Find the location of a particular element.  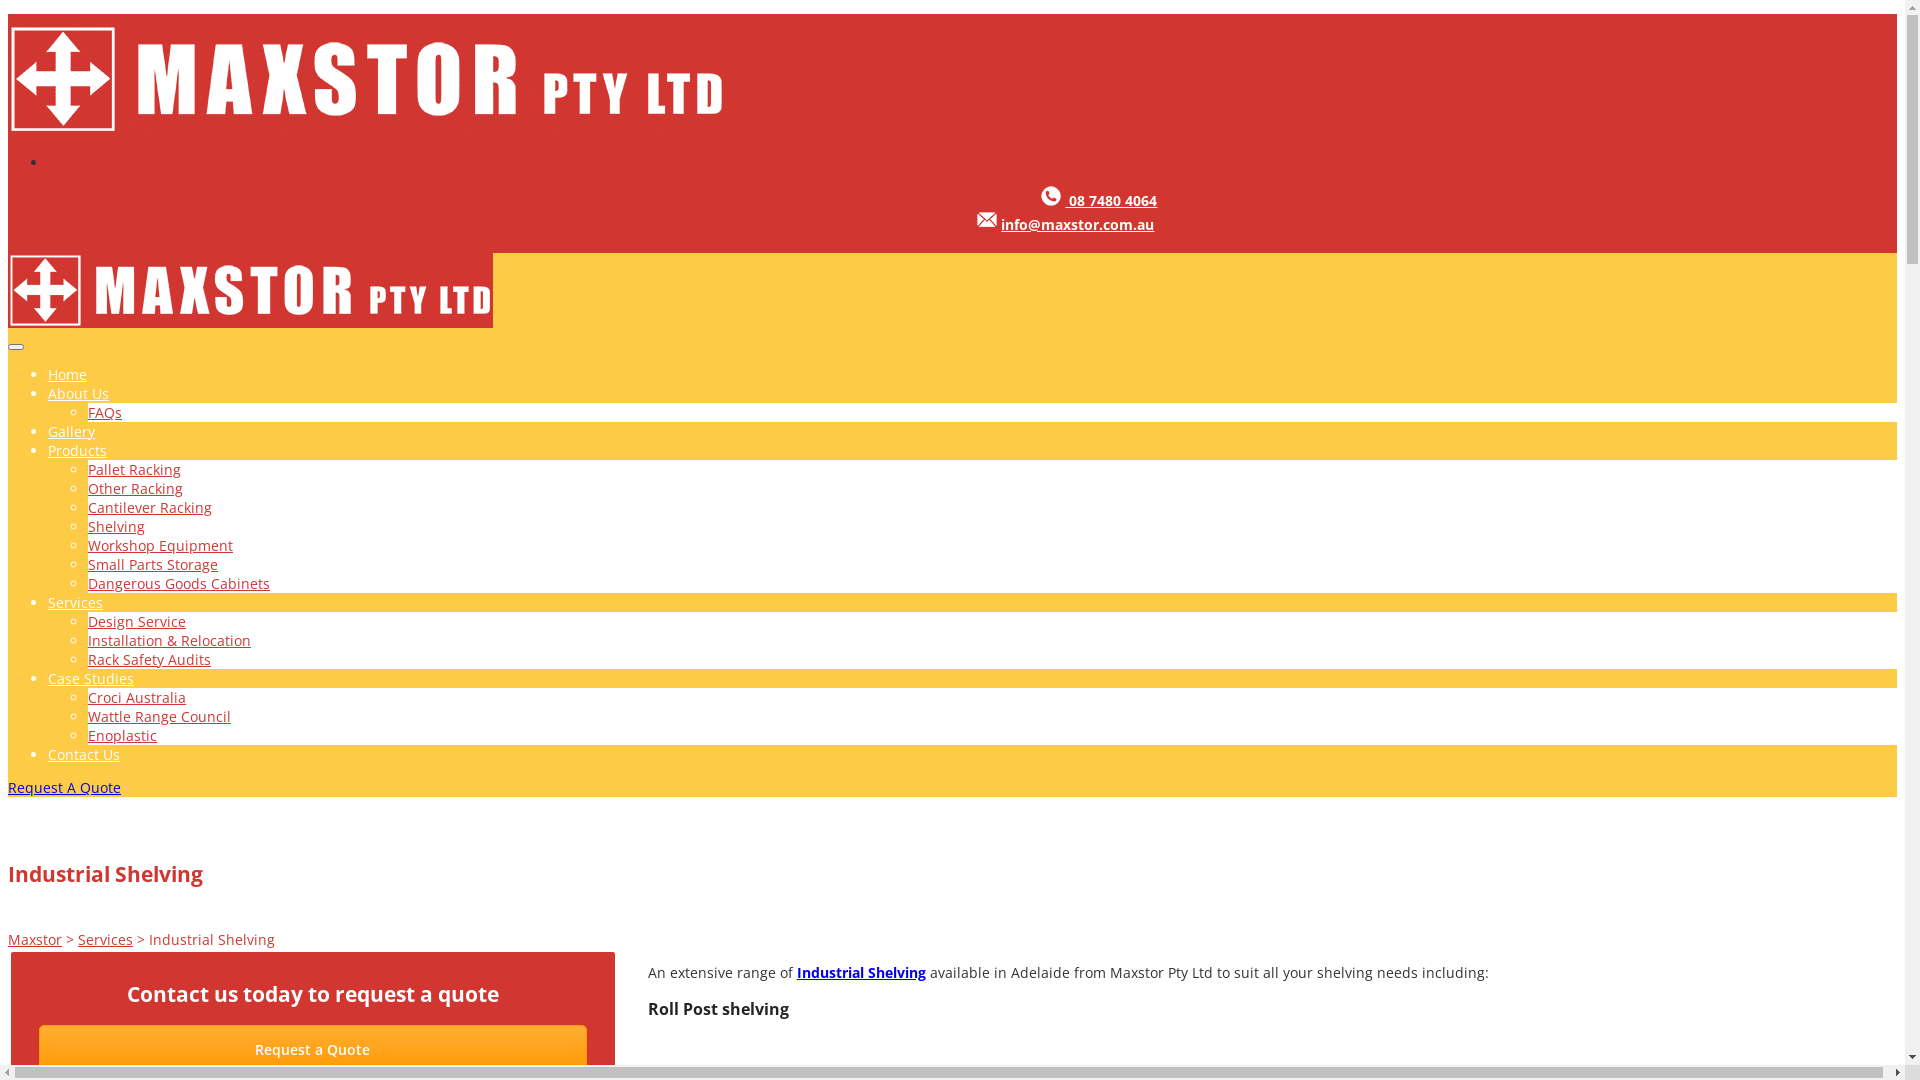

'Products' is located at coordinates (77, 450).